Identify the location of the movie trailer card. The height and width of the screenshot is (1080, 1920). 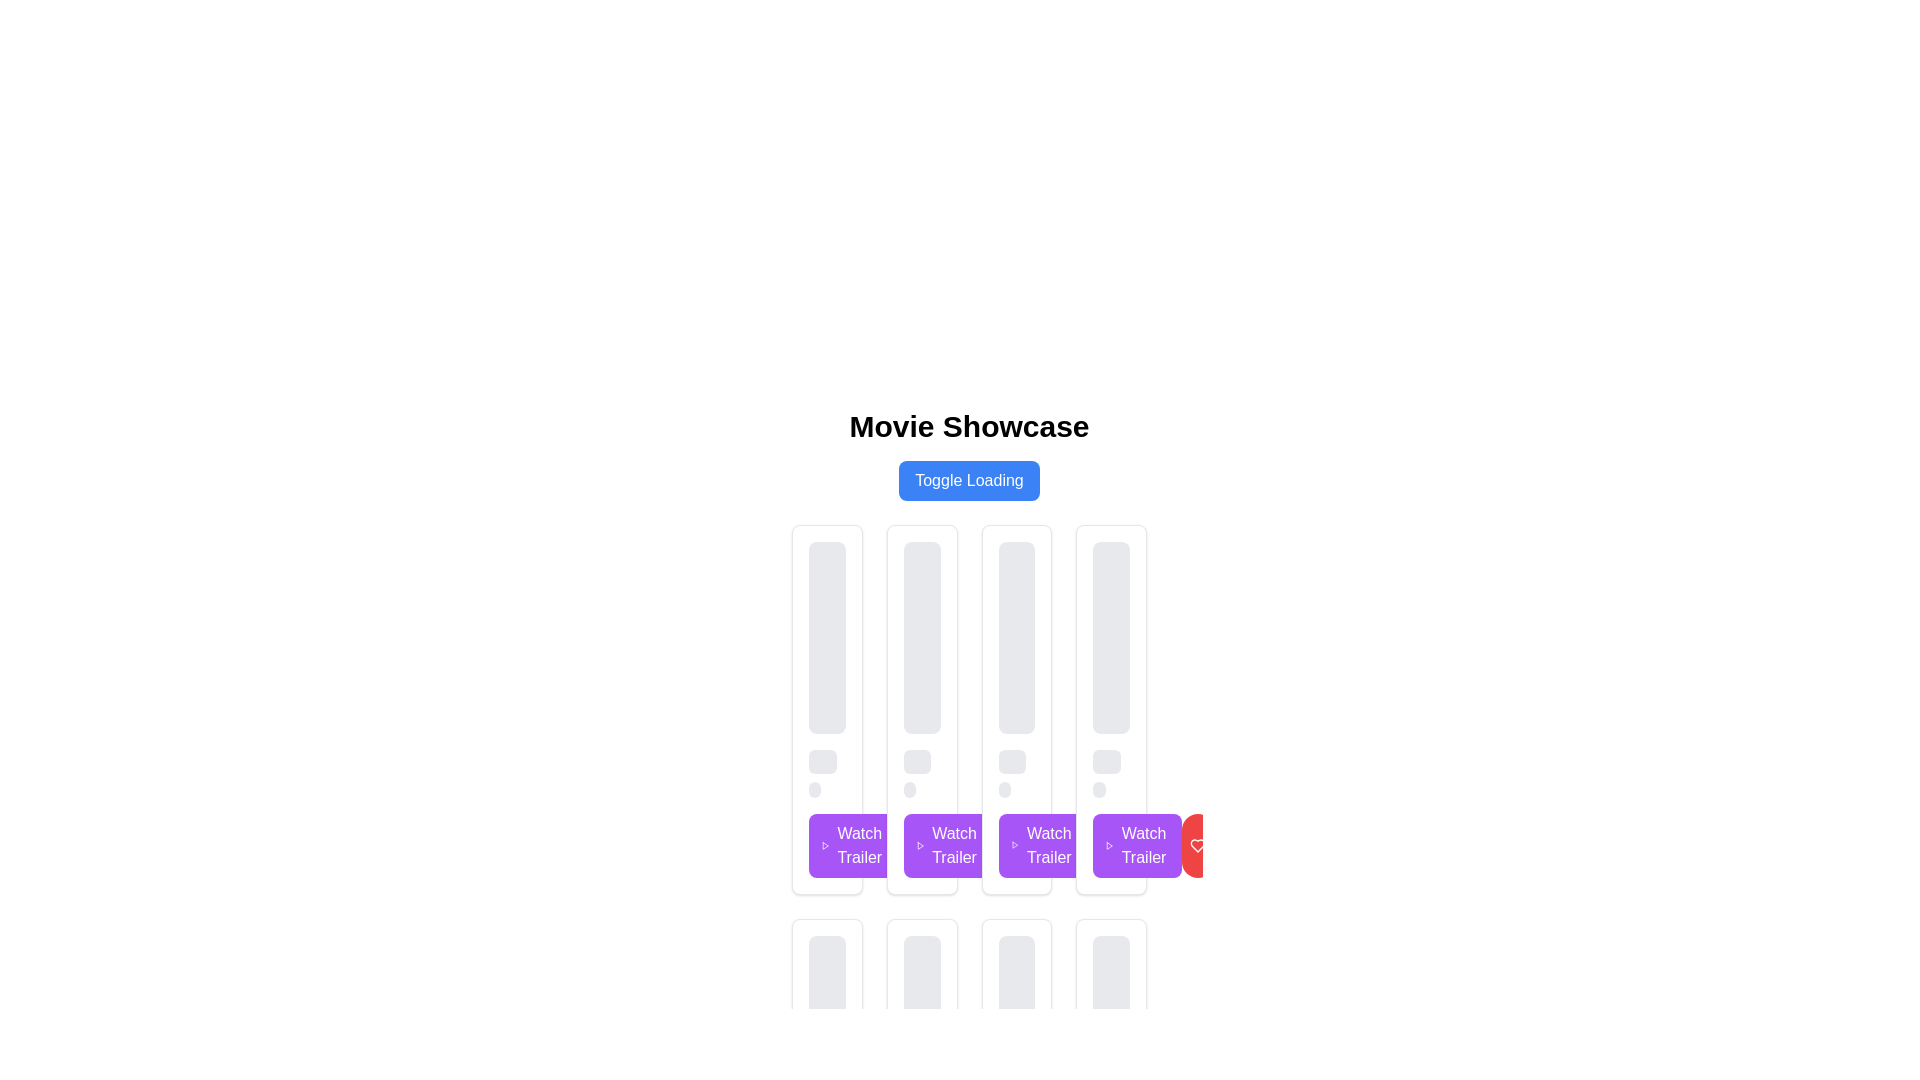
(1016, 708).